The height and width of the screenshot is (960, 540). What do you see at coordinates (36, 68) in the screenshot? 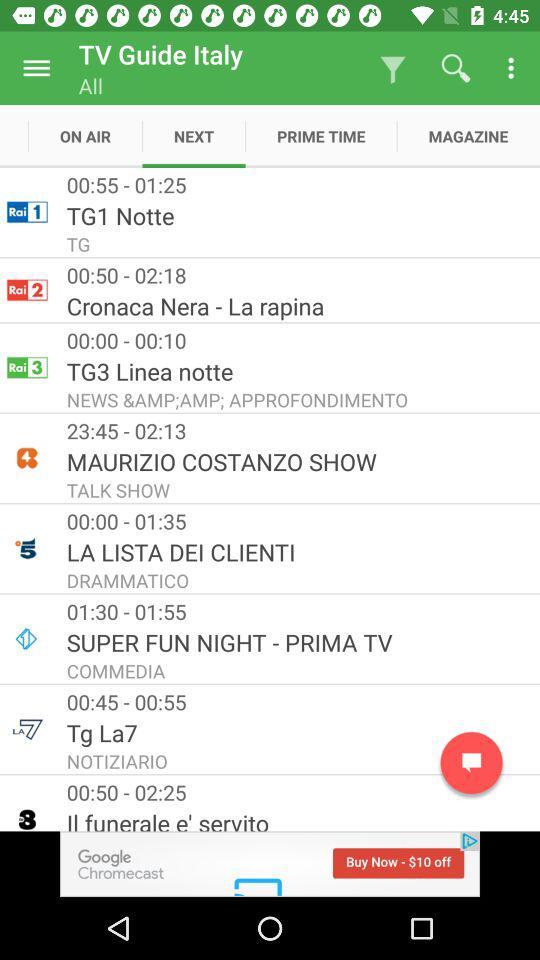
I see `settings option` at bounding box center [36, 68].